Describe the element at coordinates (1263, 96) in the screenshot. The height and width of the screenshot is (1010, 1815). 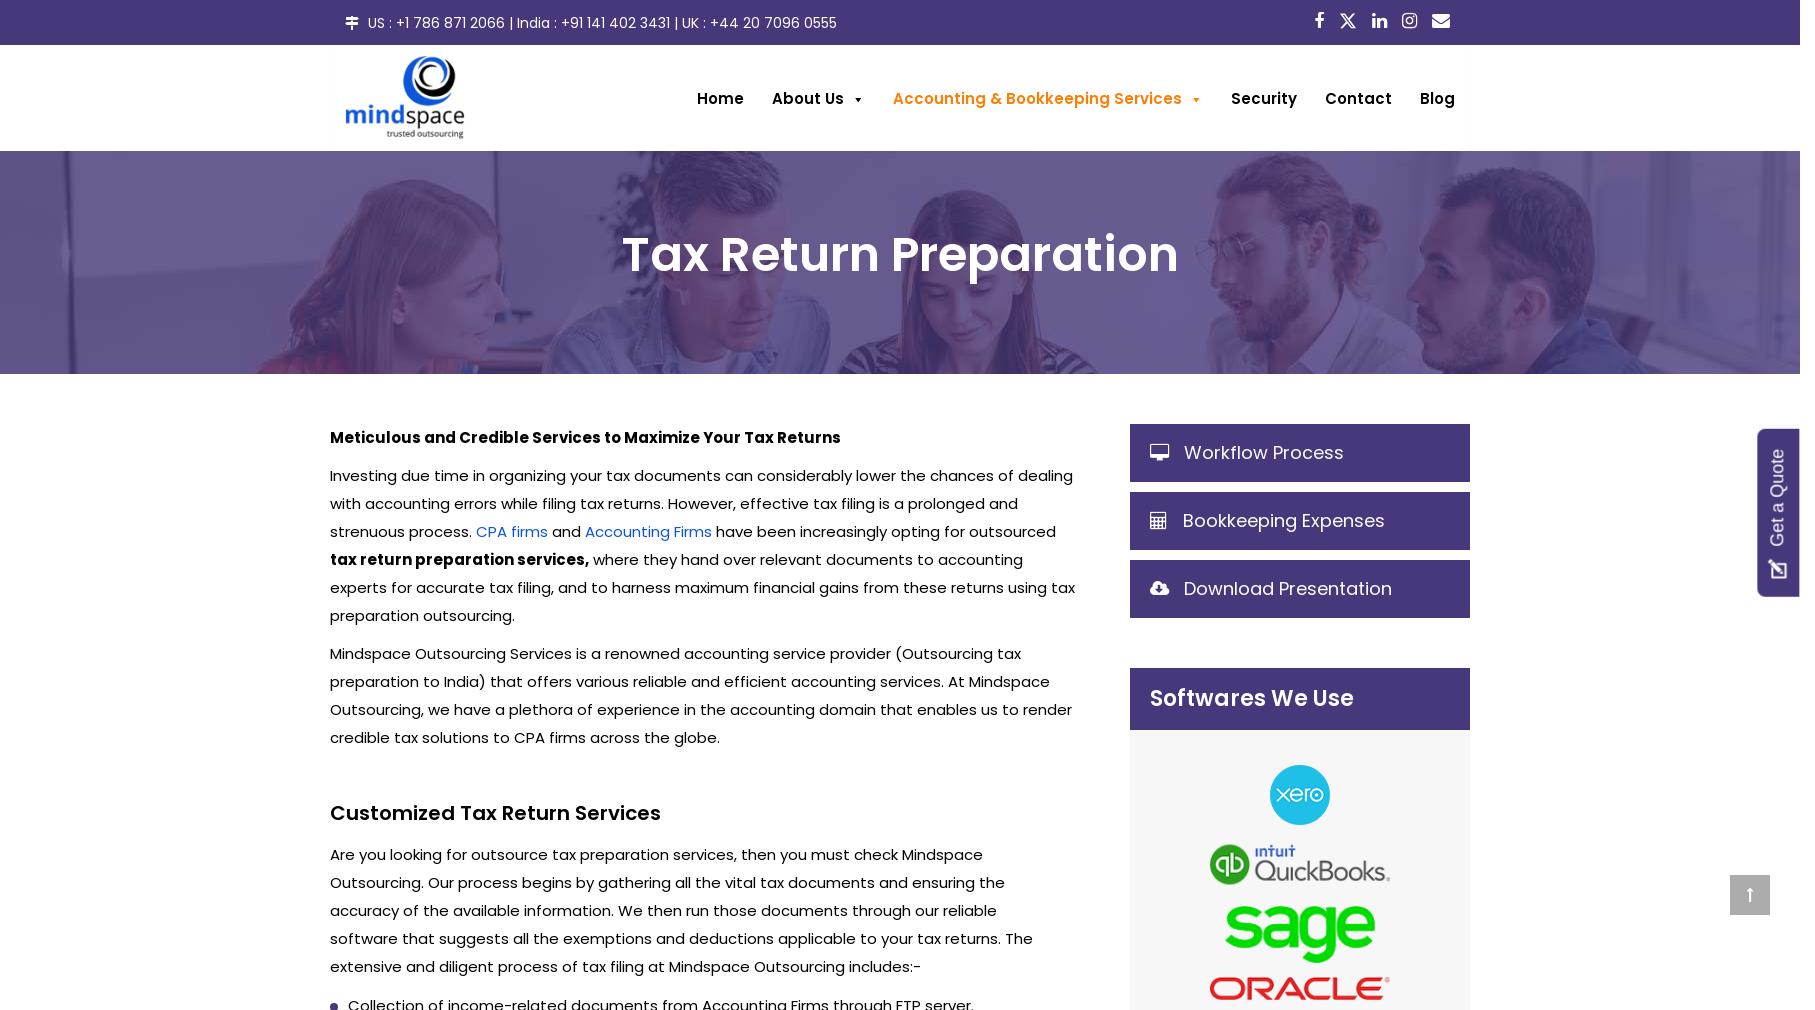
I see `'Security'` at that location.